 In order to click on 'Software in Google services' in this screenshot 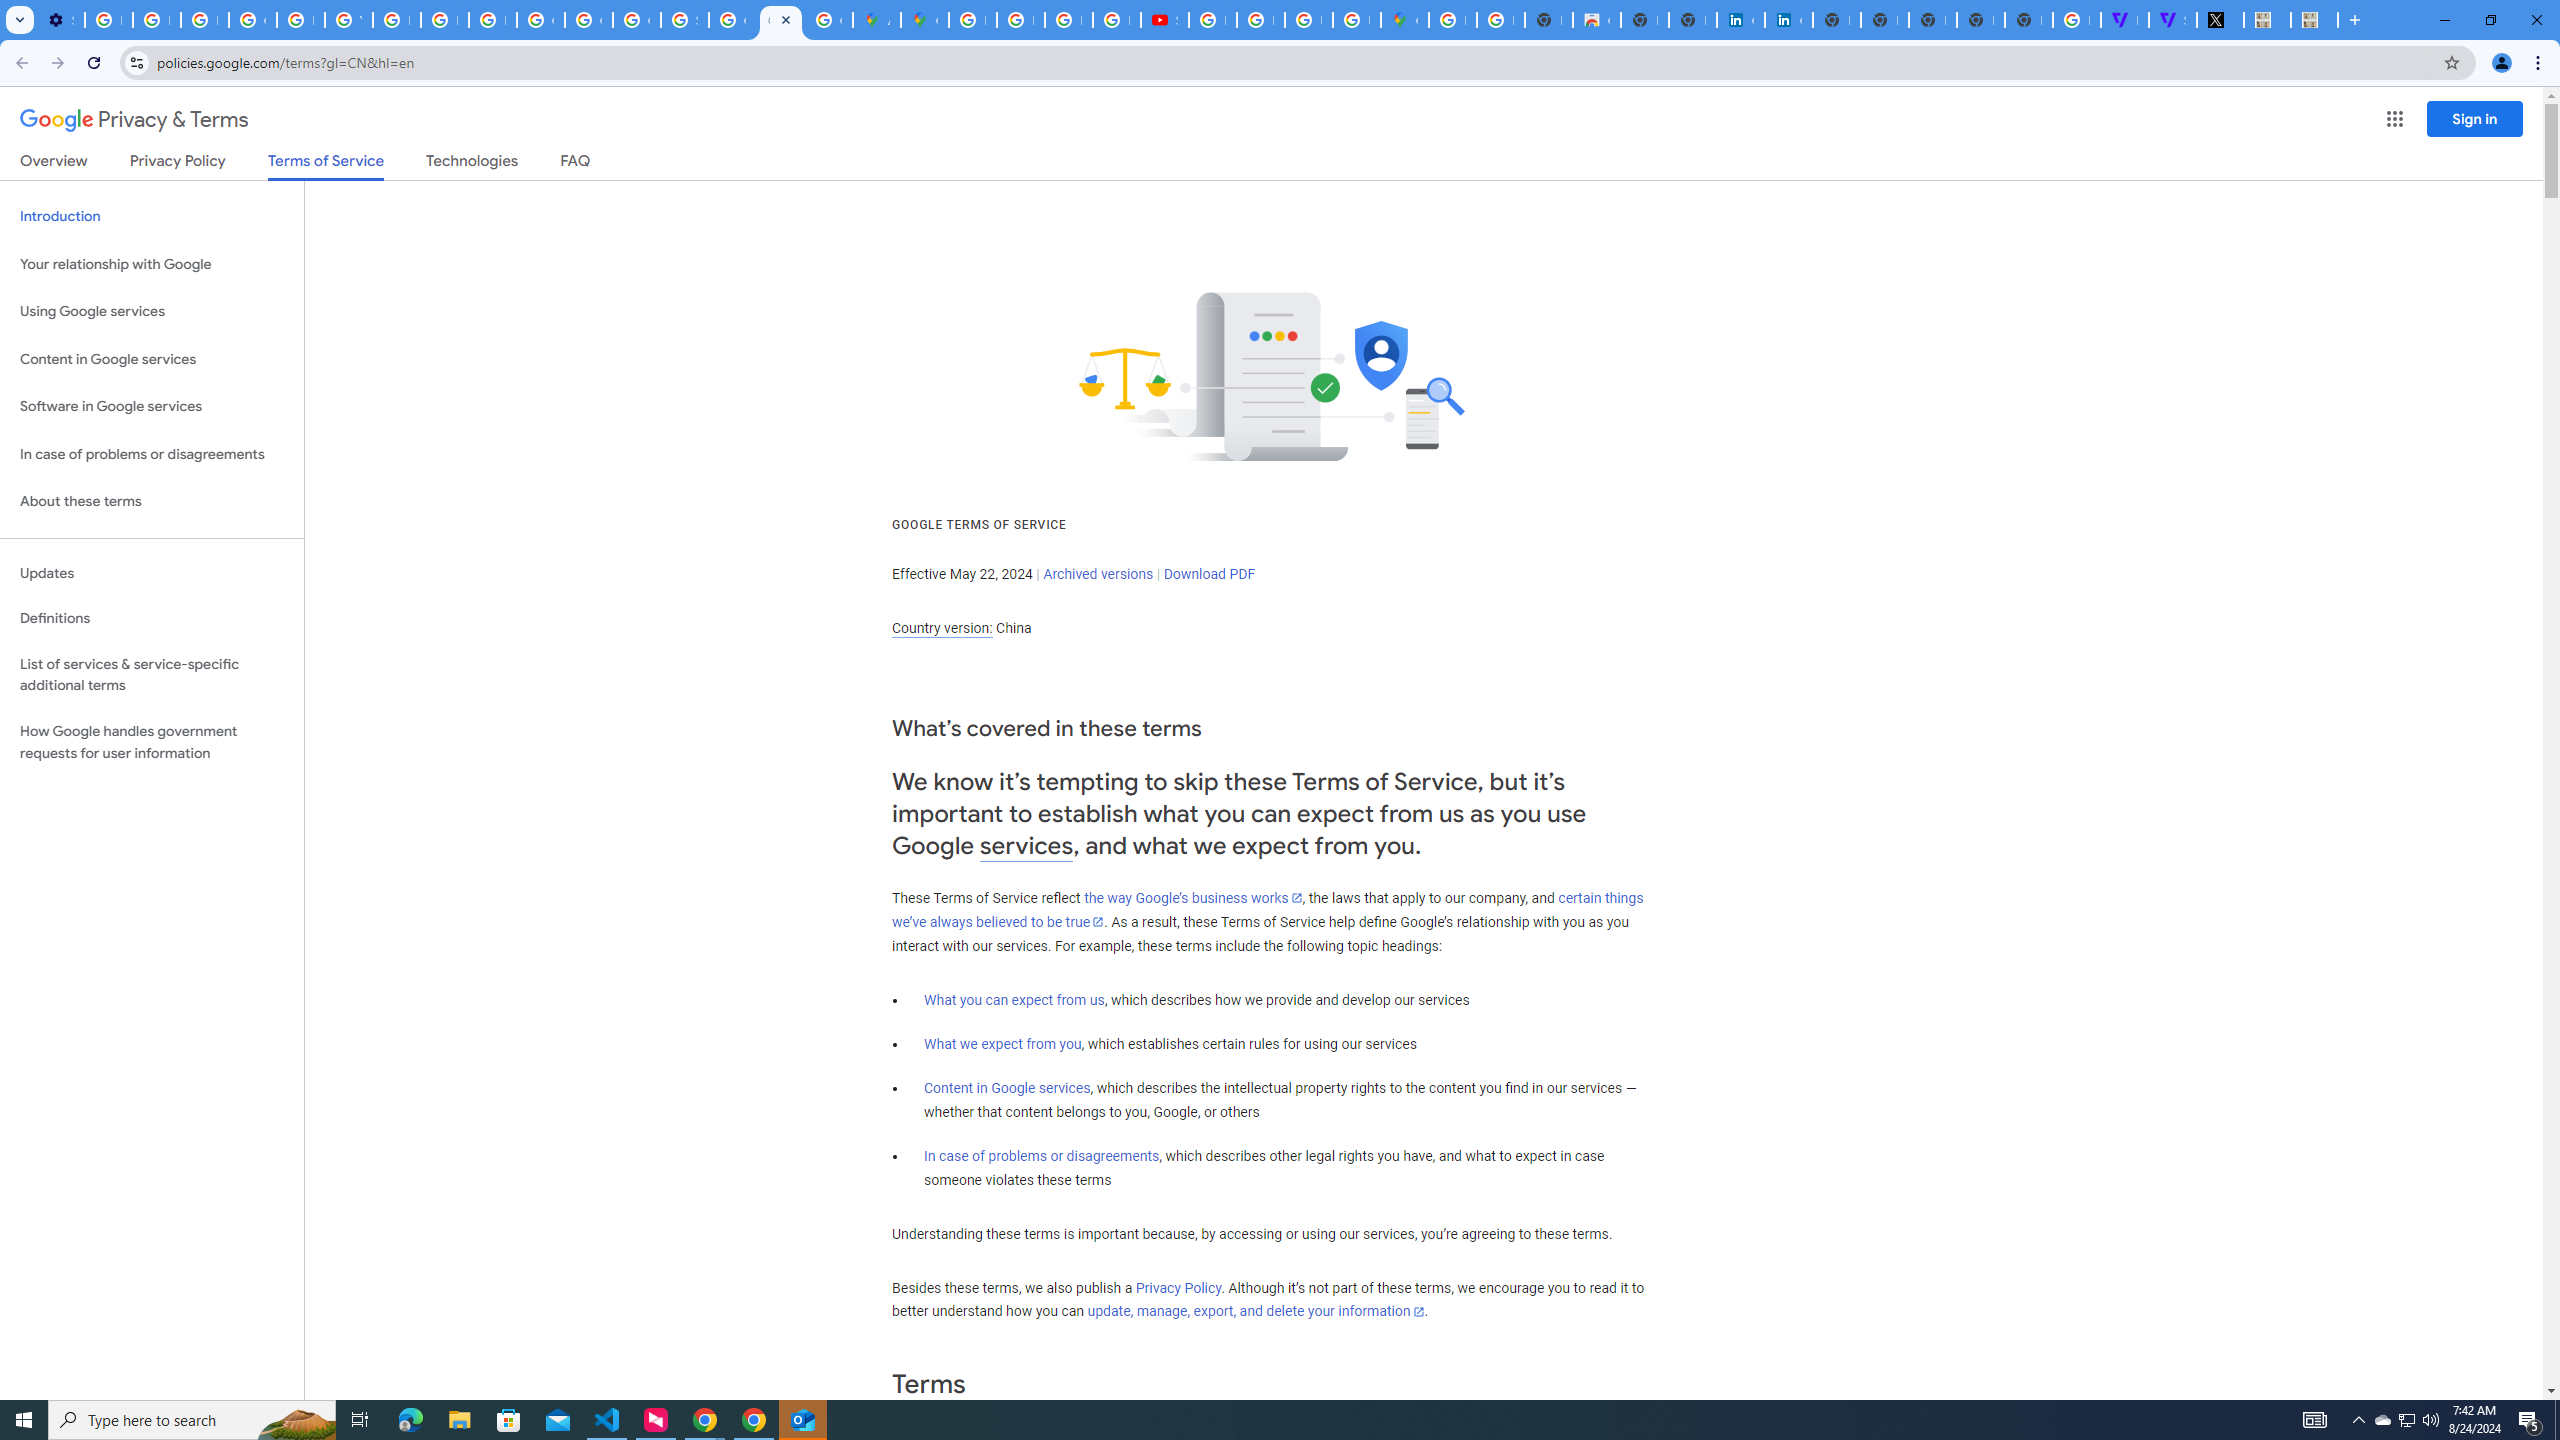, I will do `click(151, 405)`.